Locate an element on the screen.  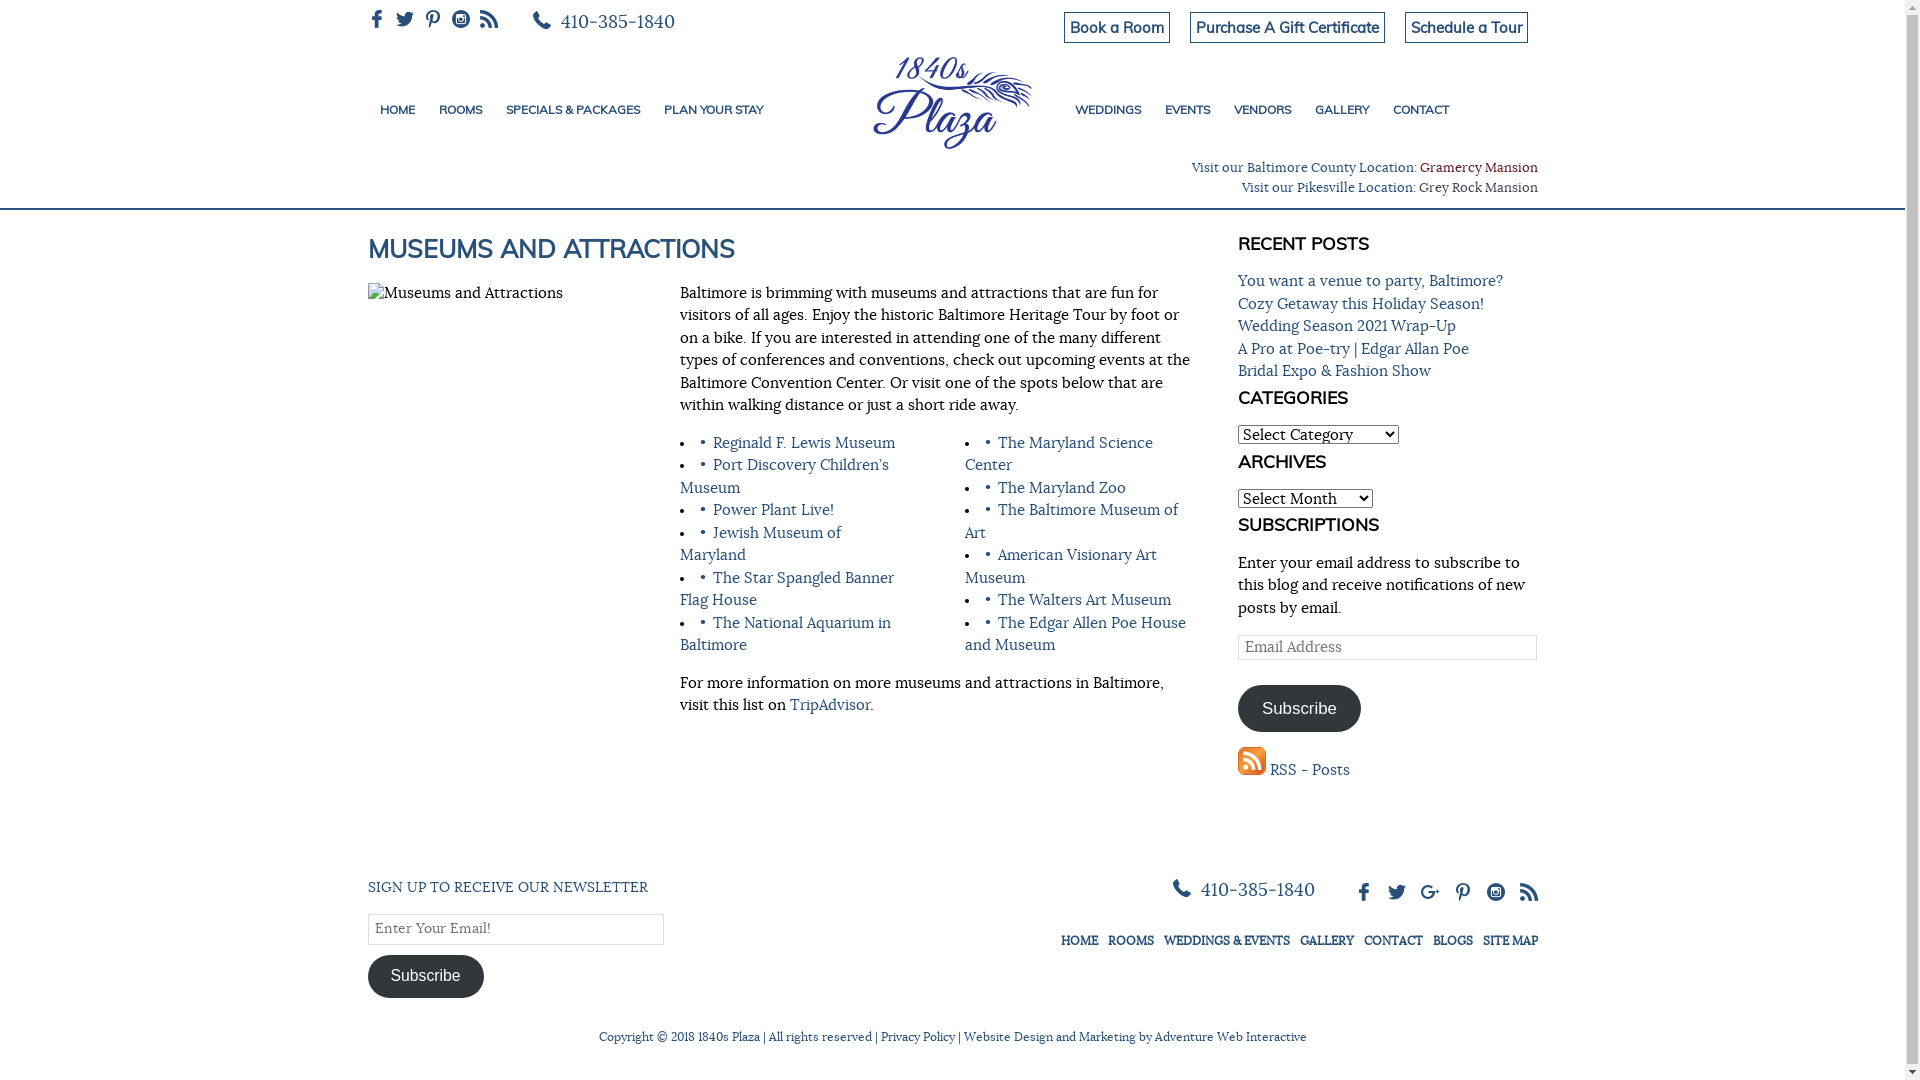
'A Pro at Poe-try | Edgar Allan Poe' is located at coordinates (1353, 348).